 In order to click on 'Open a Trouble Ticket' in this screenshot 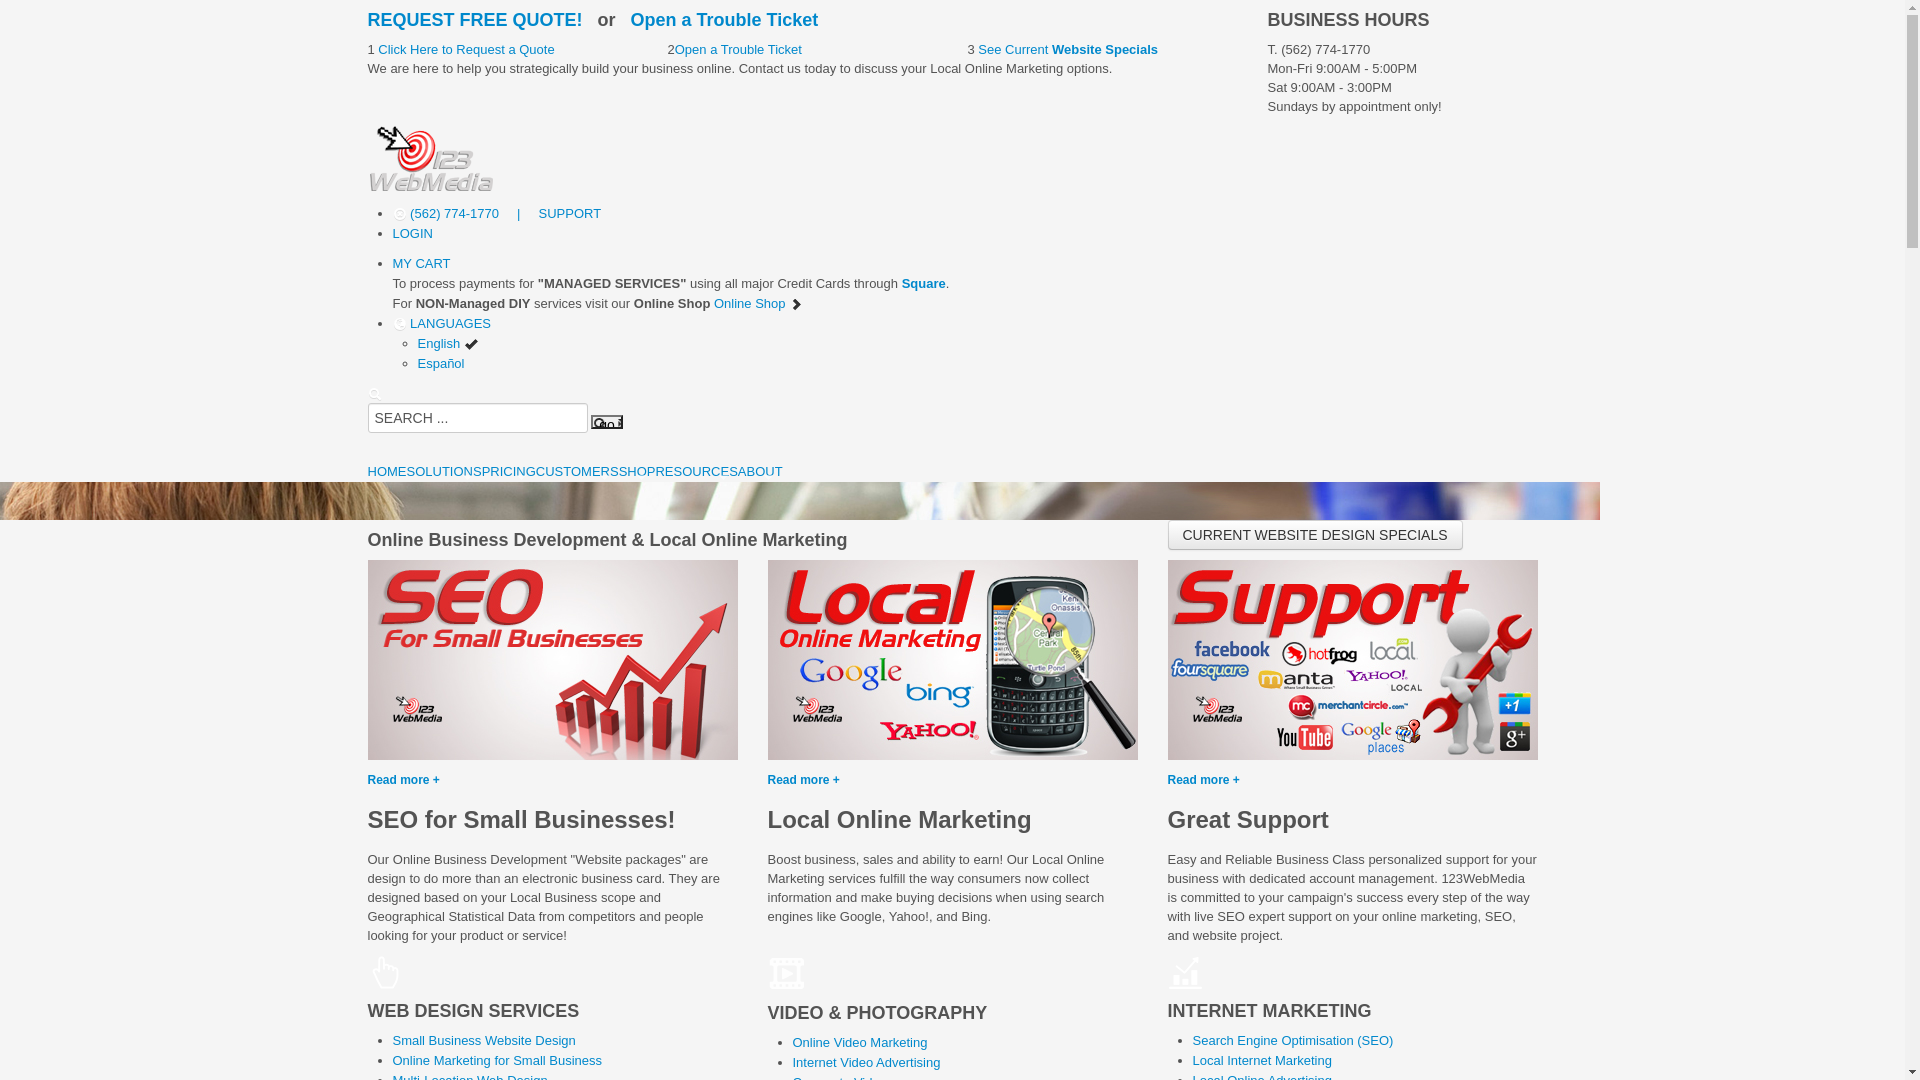, I will do `click(737, 48)`.